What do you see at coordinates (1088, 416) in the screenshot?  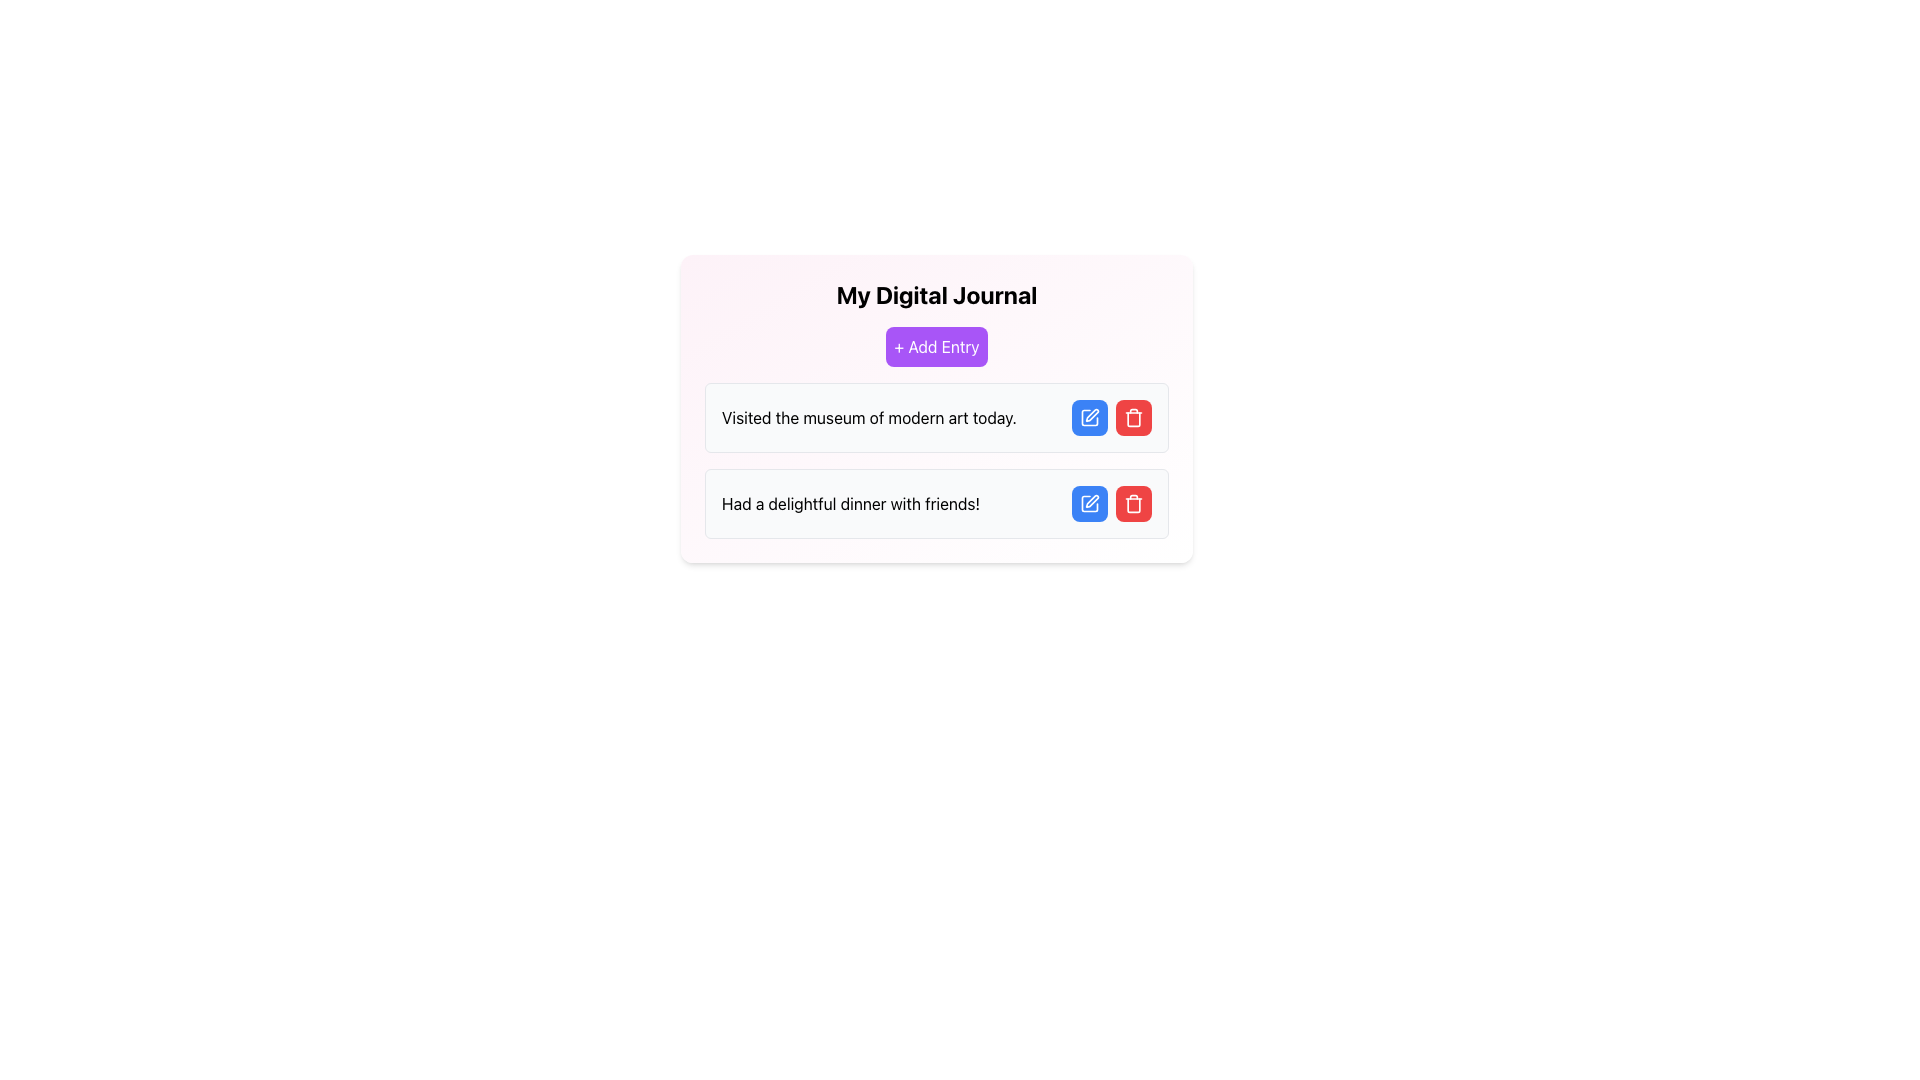 I see `the small blue pen icon button, which indicates an edit function, located to the right of the first journal entry text 'Visited the museum of modern art today.'` at bounding box center [1088, 416].